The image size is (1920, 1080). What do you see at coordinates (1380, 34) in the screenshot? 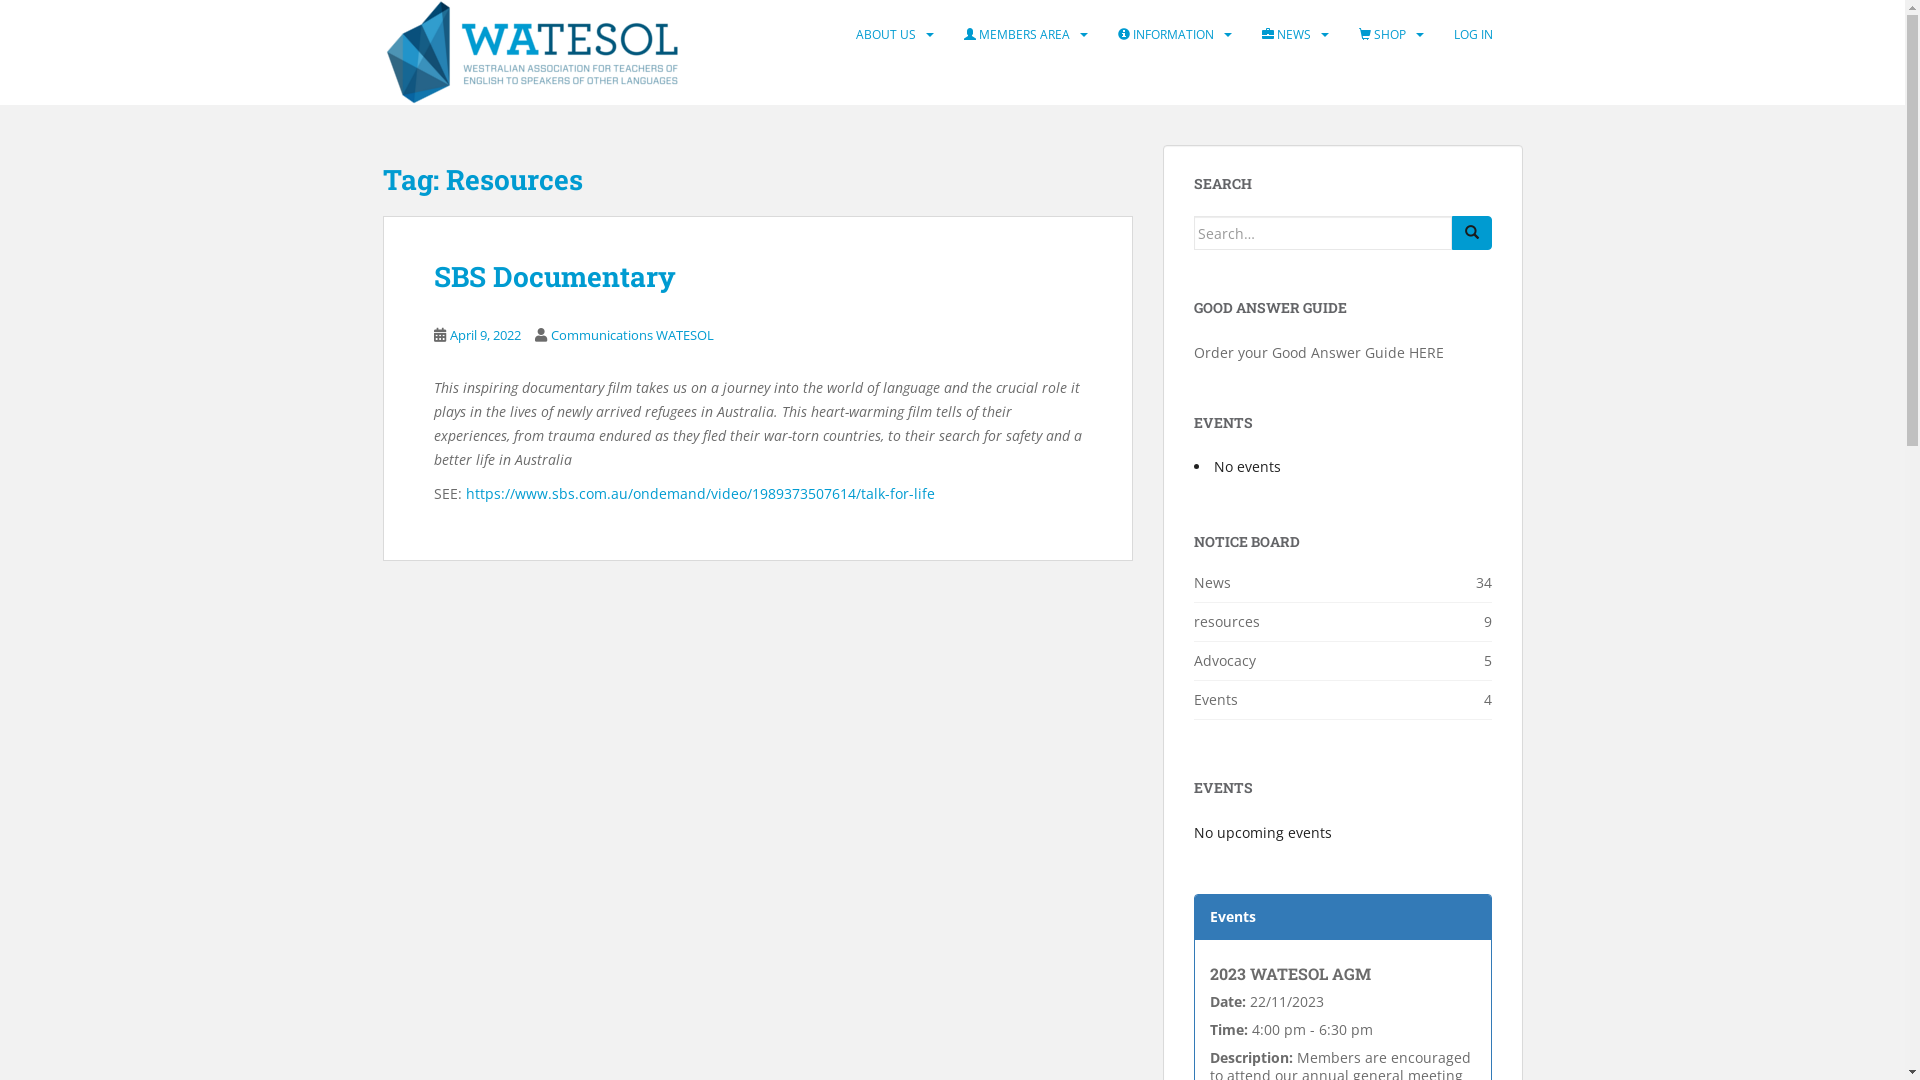
I see `'SHOP'` at bounding box center [1380, 34].